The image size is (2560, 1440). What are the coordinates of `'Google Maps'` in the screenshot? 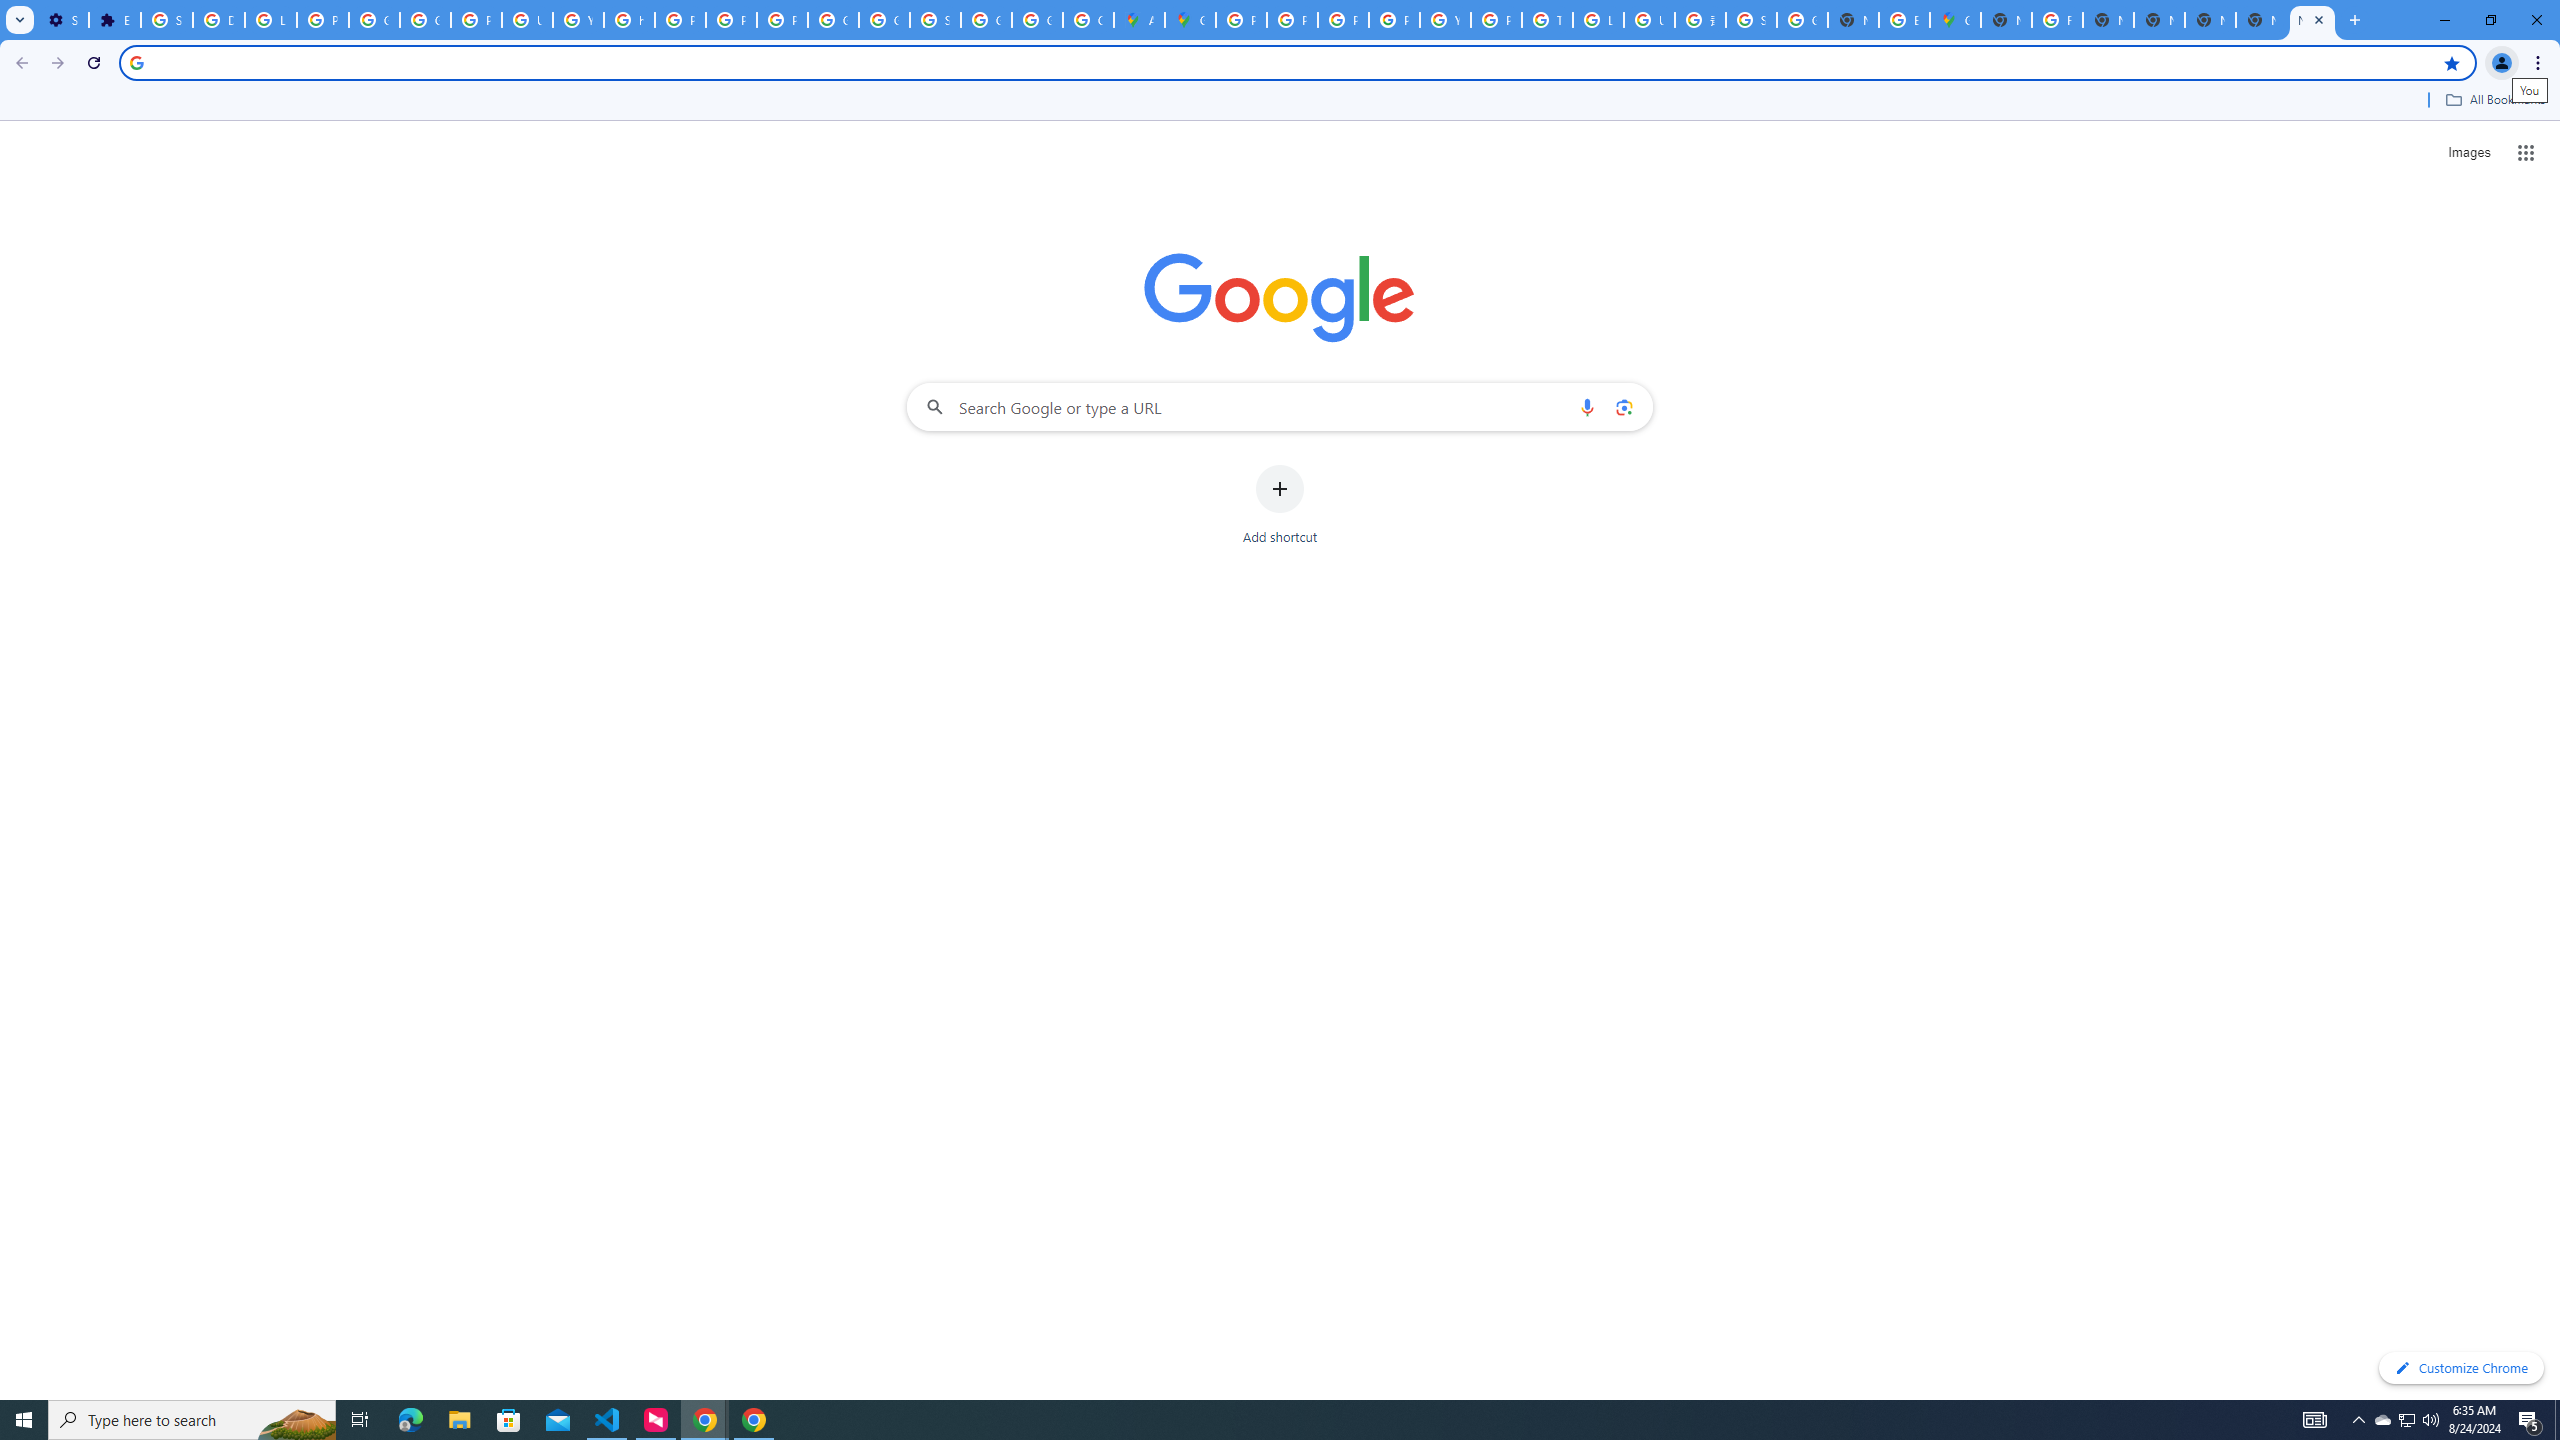 It's located at (1190, 19).